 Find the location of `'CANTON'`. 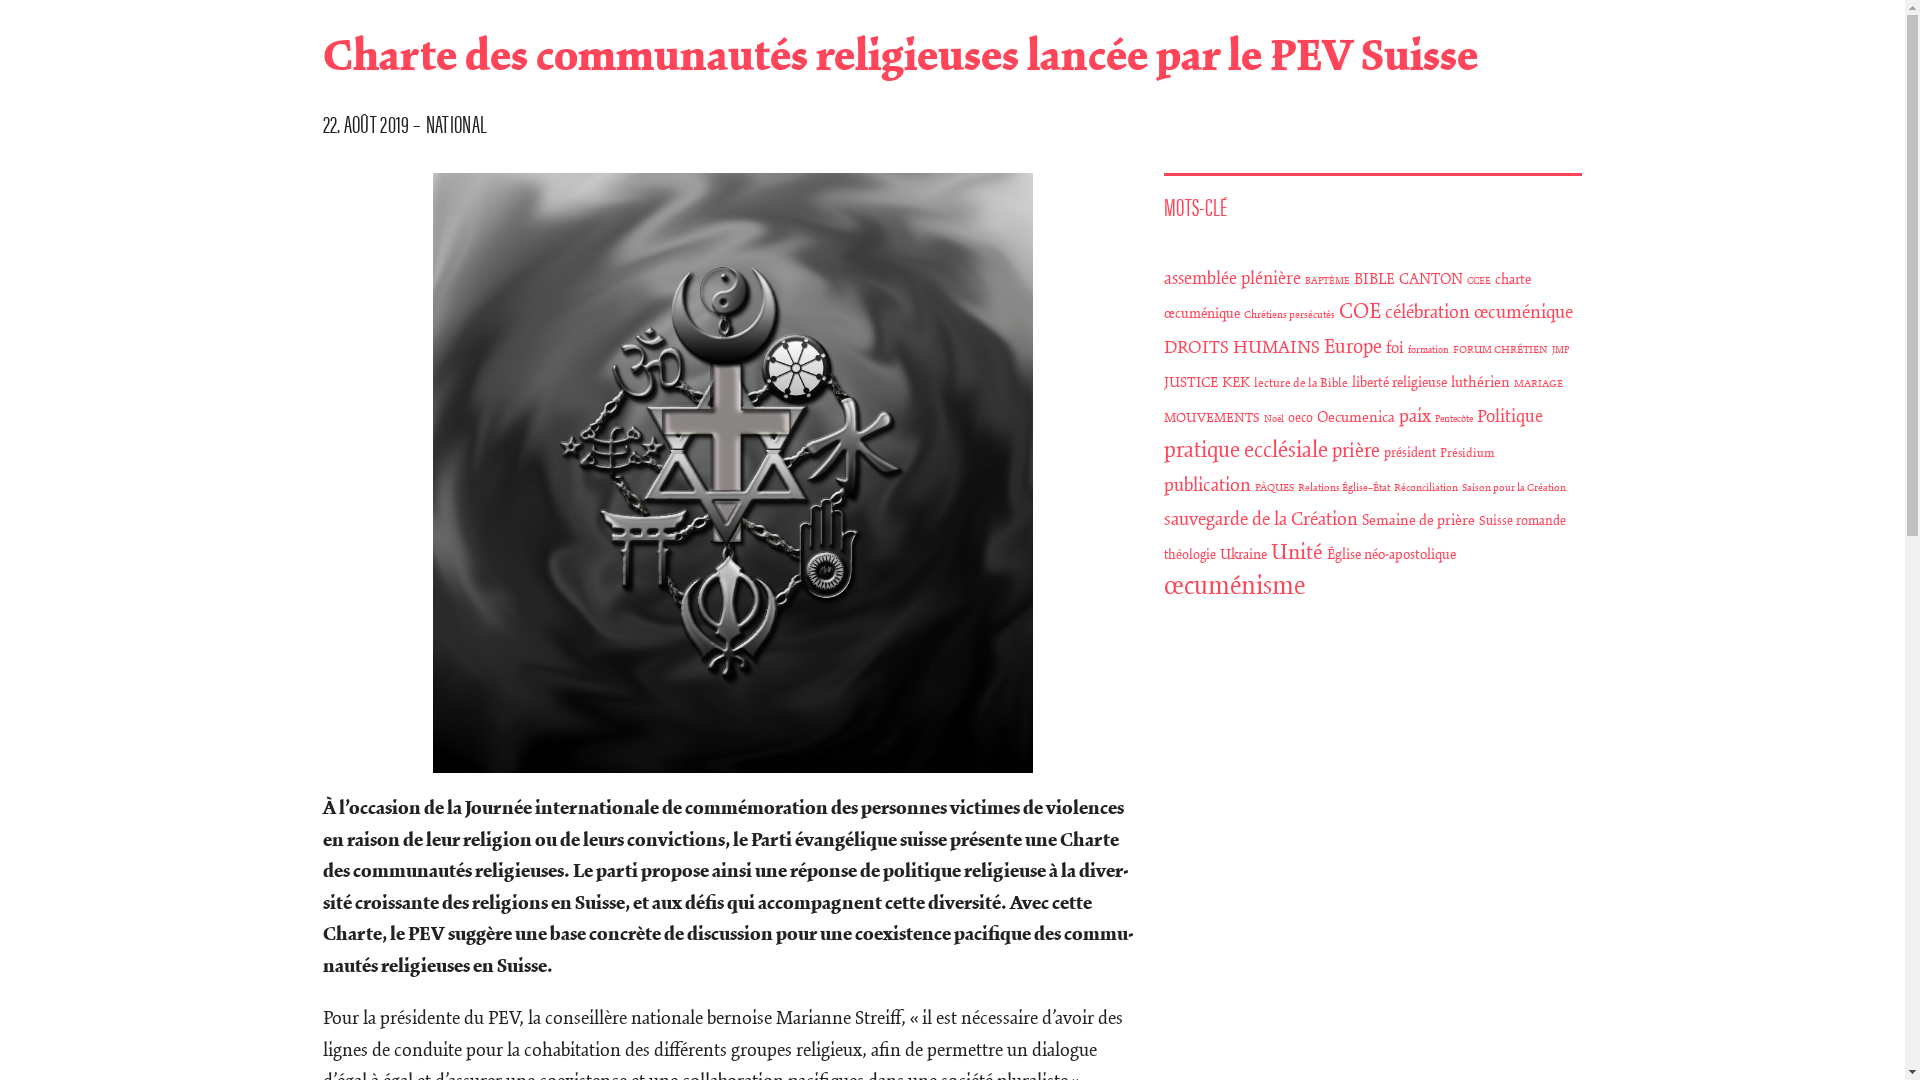

'CANTON' is located at coordinates (1397, 279).